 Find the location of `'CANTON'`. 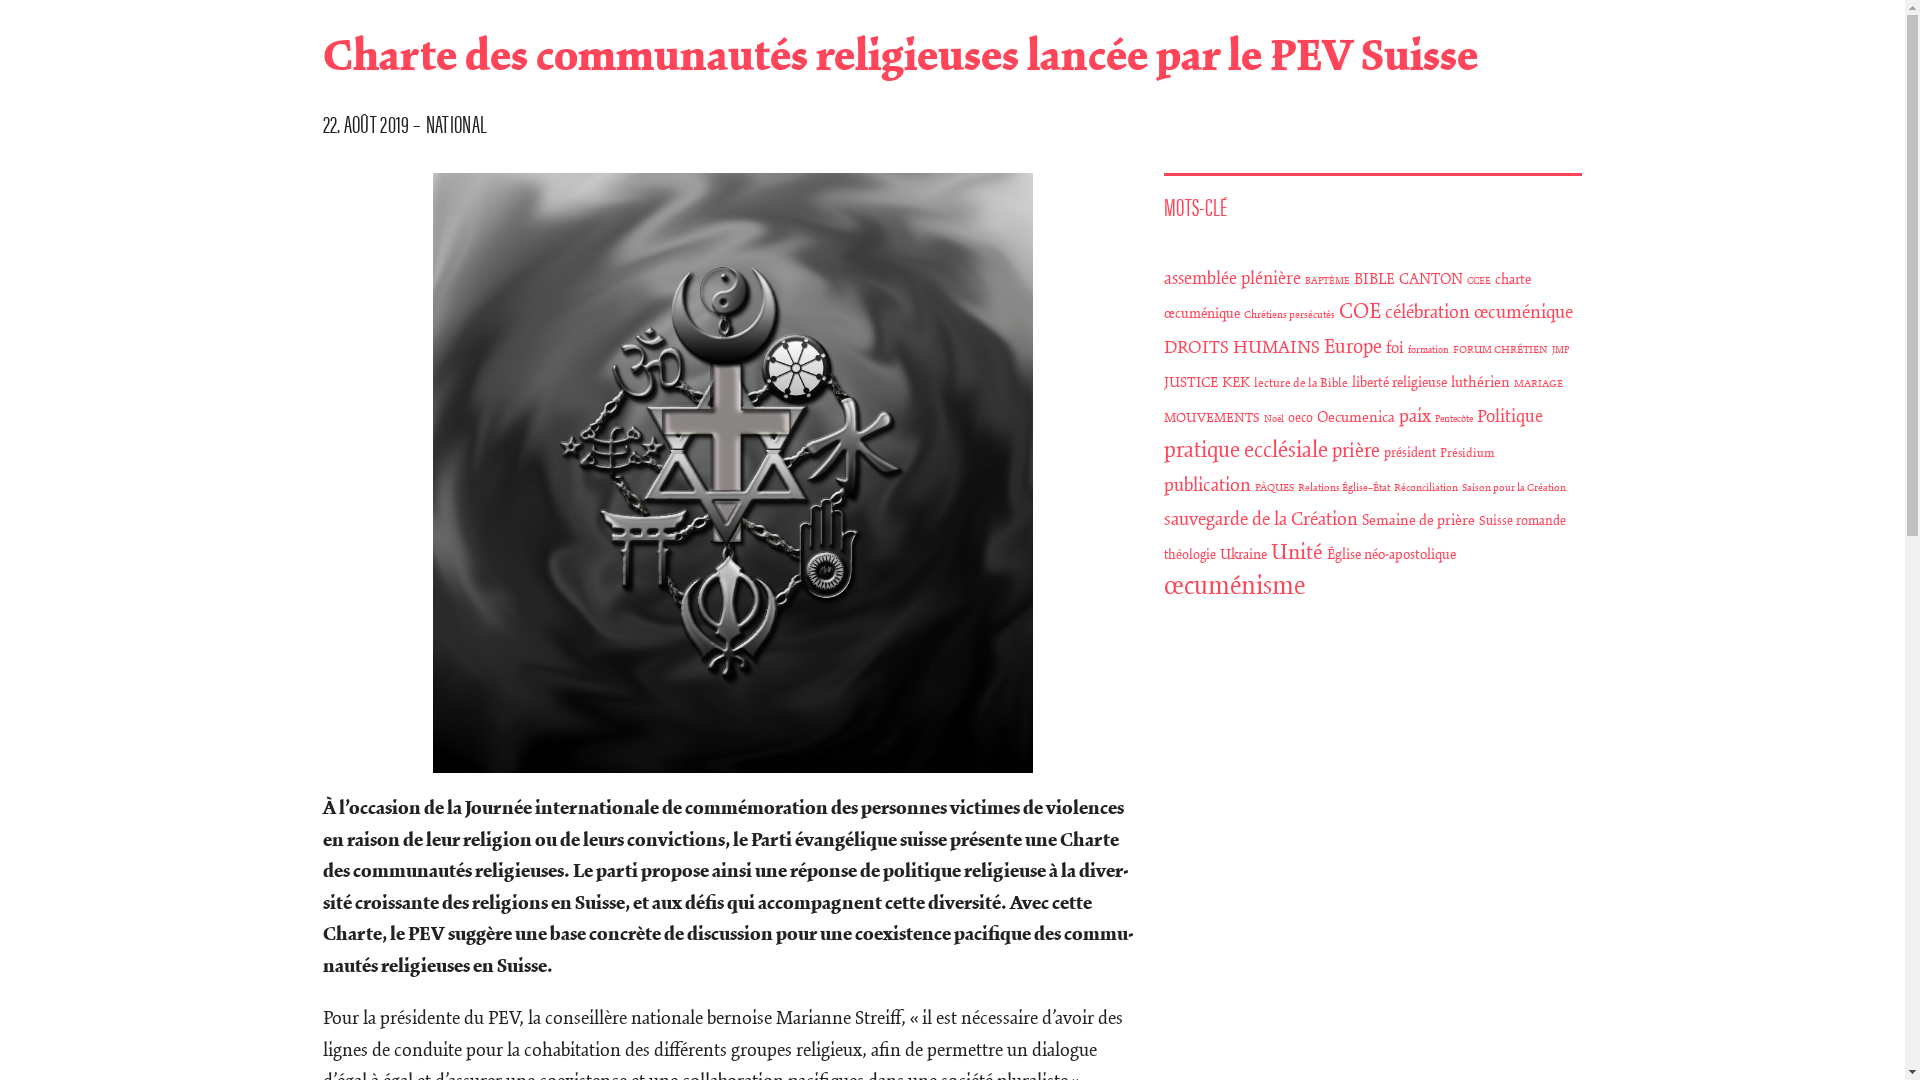

'CANTON' is located at coordinates (1397, 279).